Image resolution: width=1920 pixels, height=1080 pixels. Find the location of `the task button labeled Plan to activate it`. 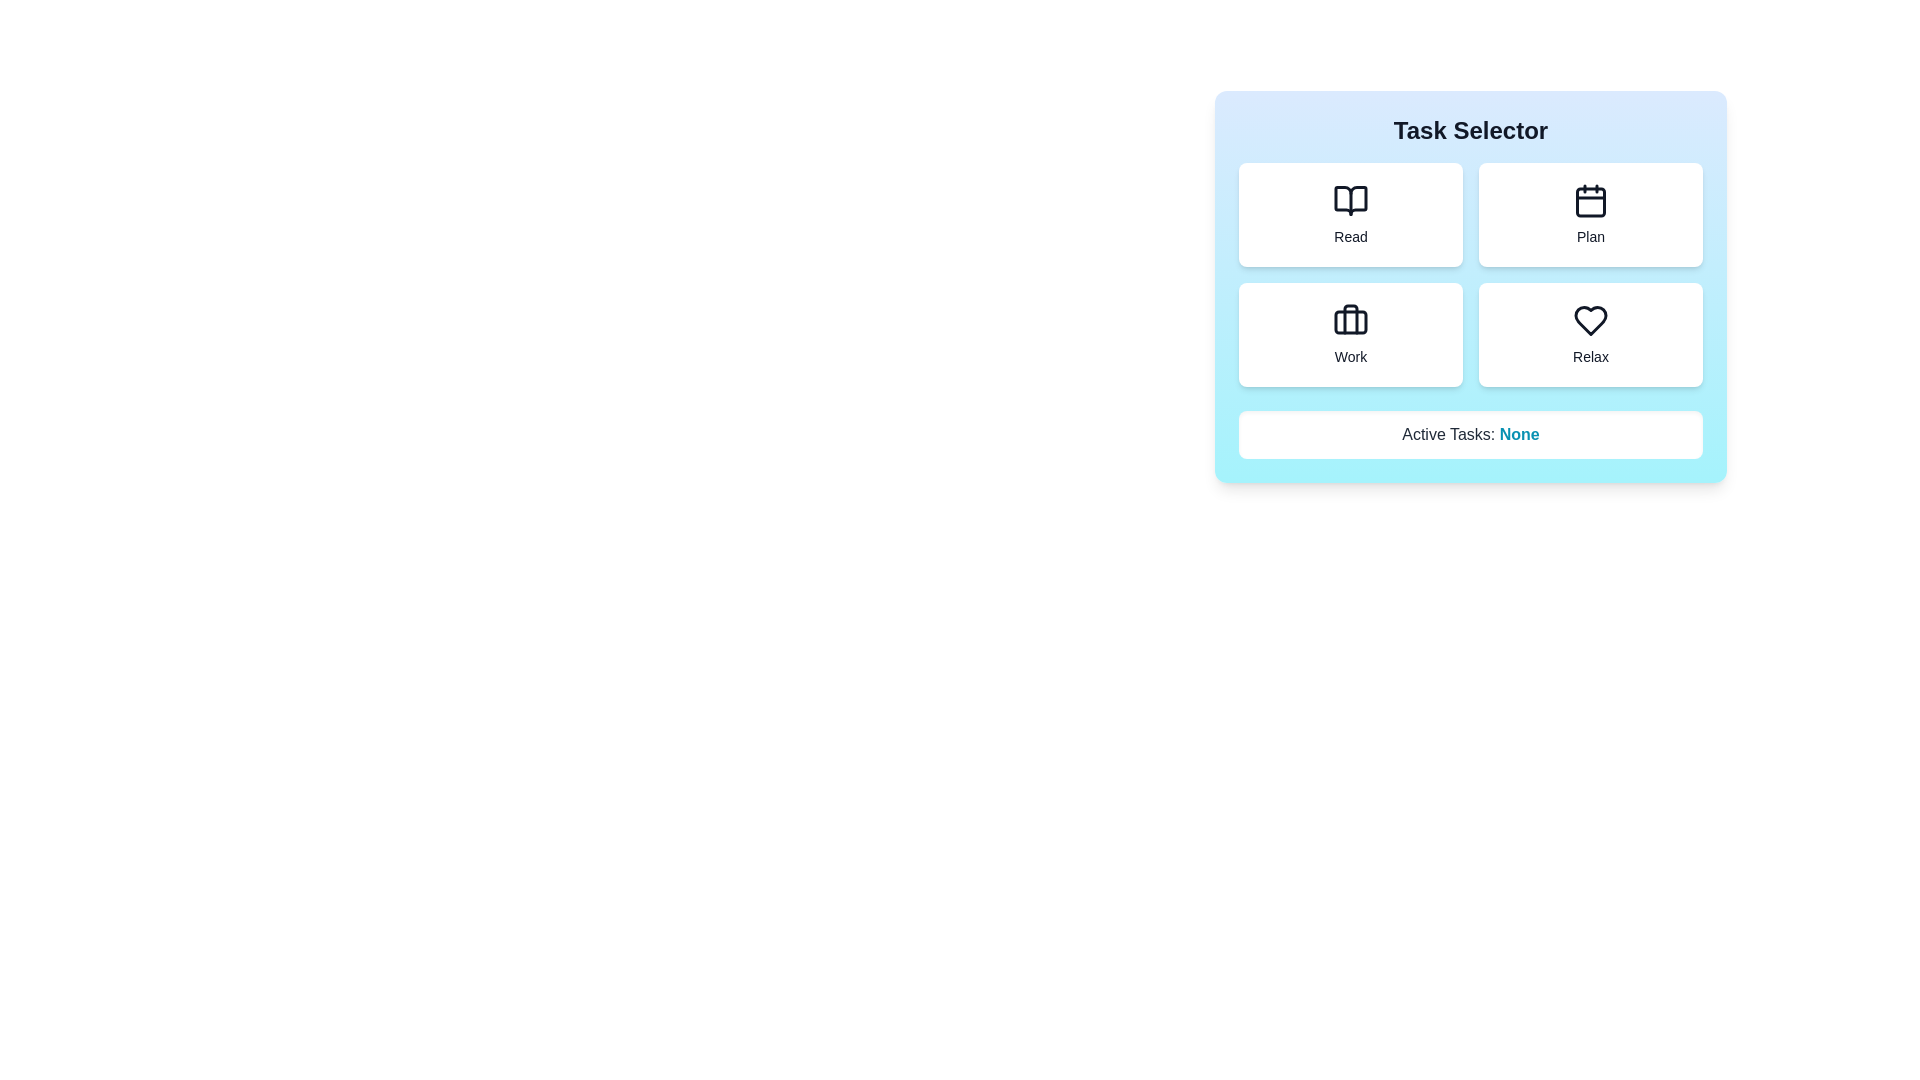

the task button labeled Plan to activate it is located at coordinates (1589, 215).